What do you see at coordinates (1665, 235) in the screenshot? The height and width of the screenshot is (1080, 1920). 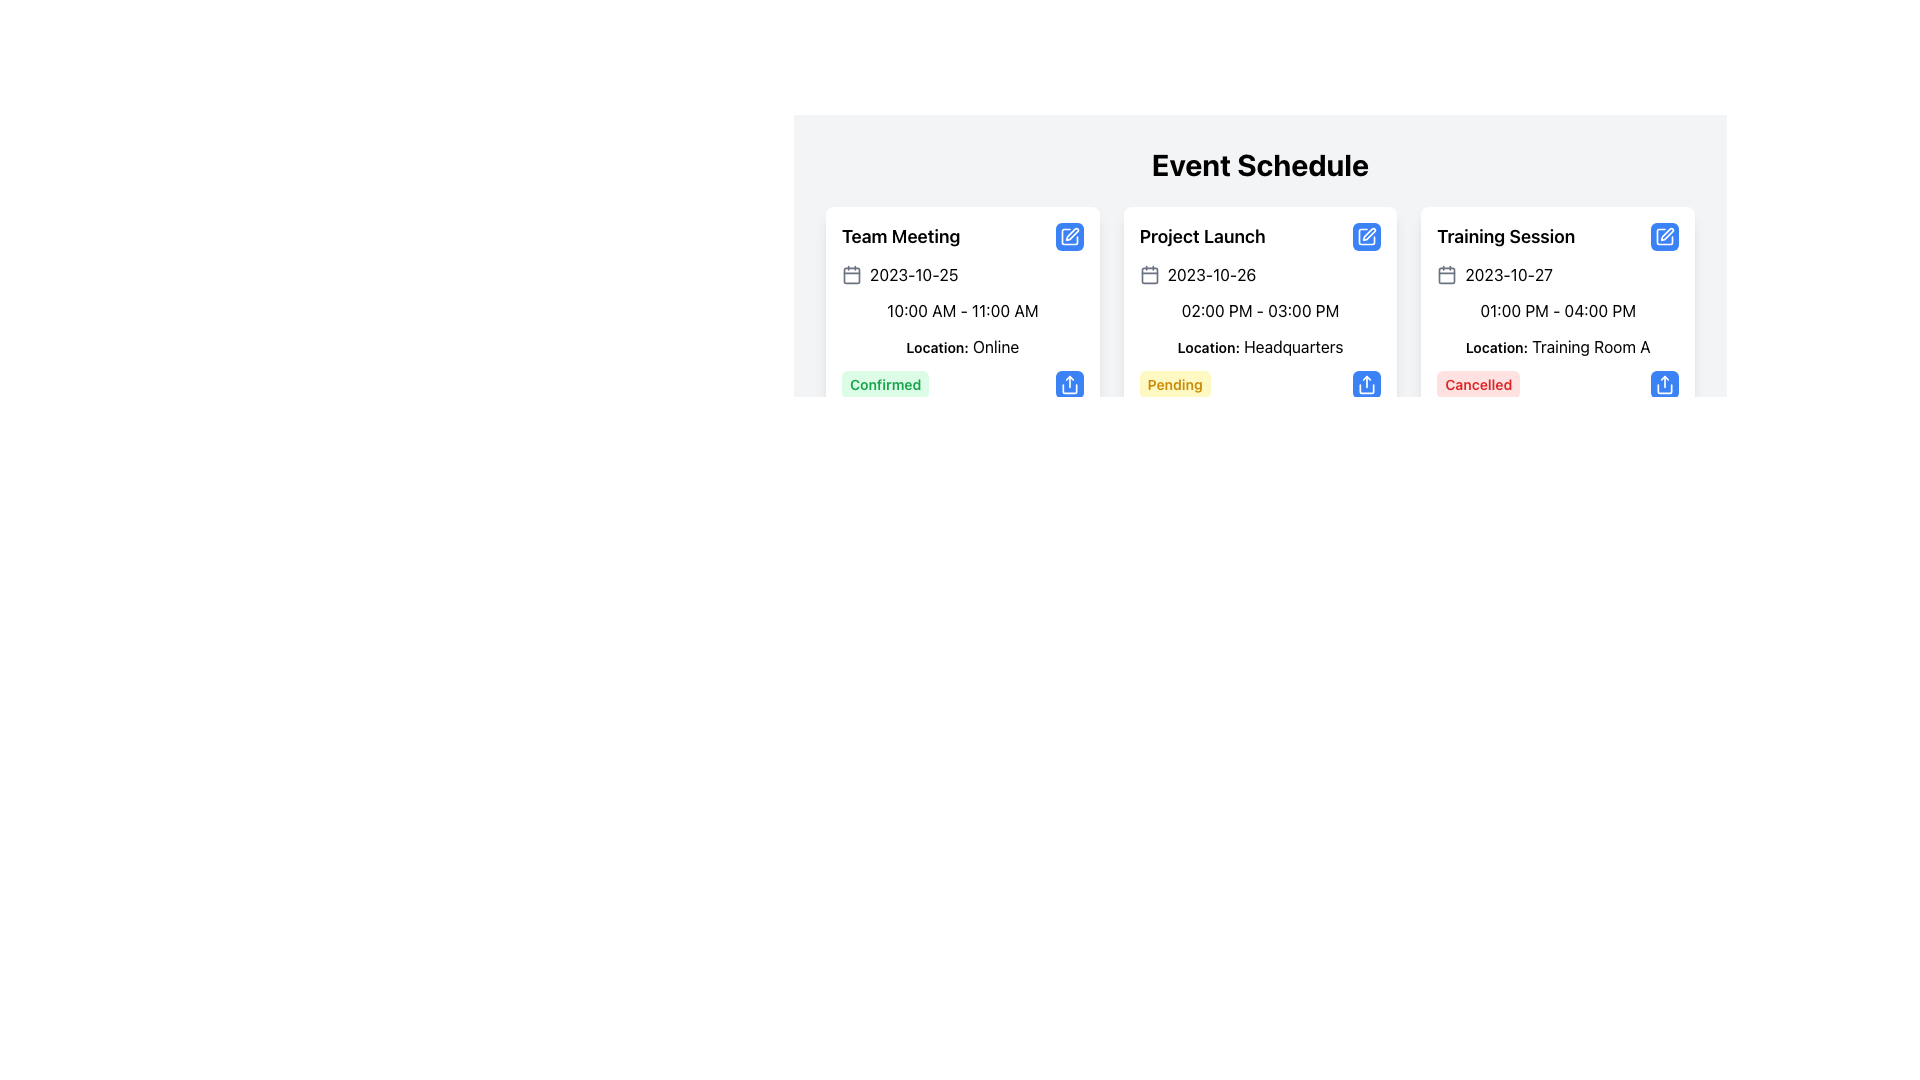 I see `the edit icon located in the top-right corner of the 'Training Session' card in the 'Event Schedule' interface` at bounding box center [1665, 235].